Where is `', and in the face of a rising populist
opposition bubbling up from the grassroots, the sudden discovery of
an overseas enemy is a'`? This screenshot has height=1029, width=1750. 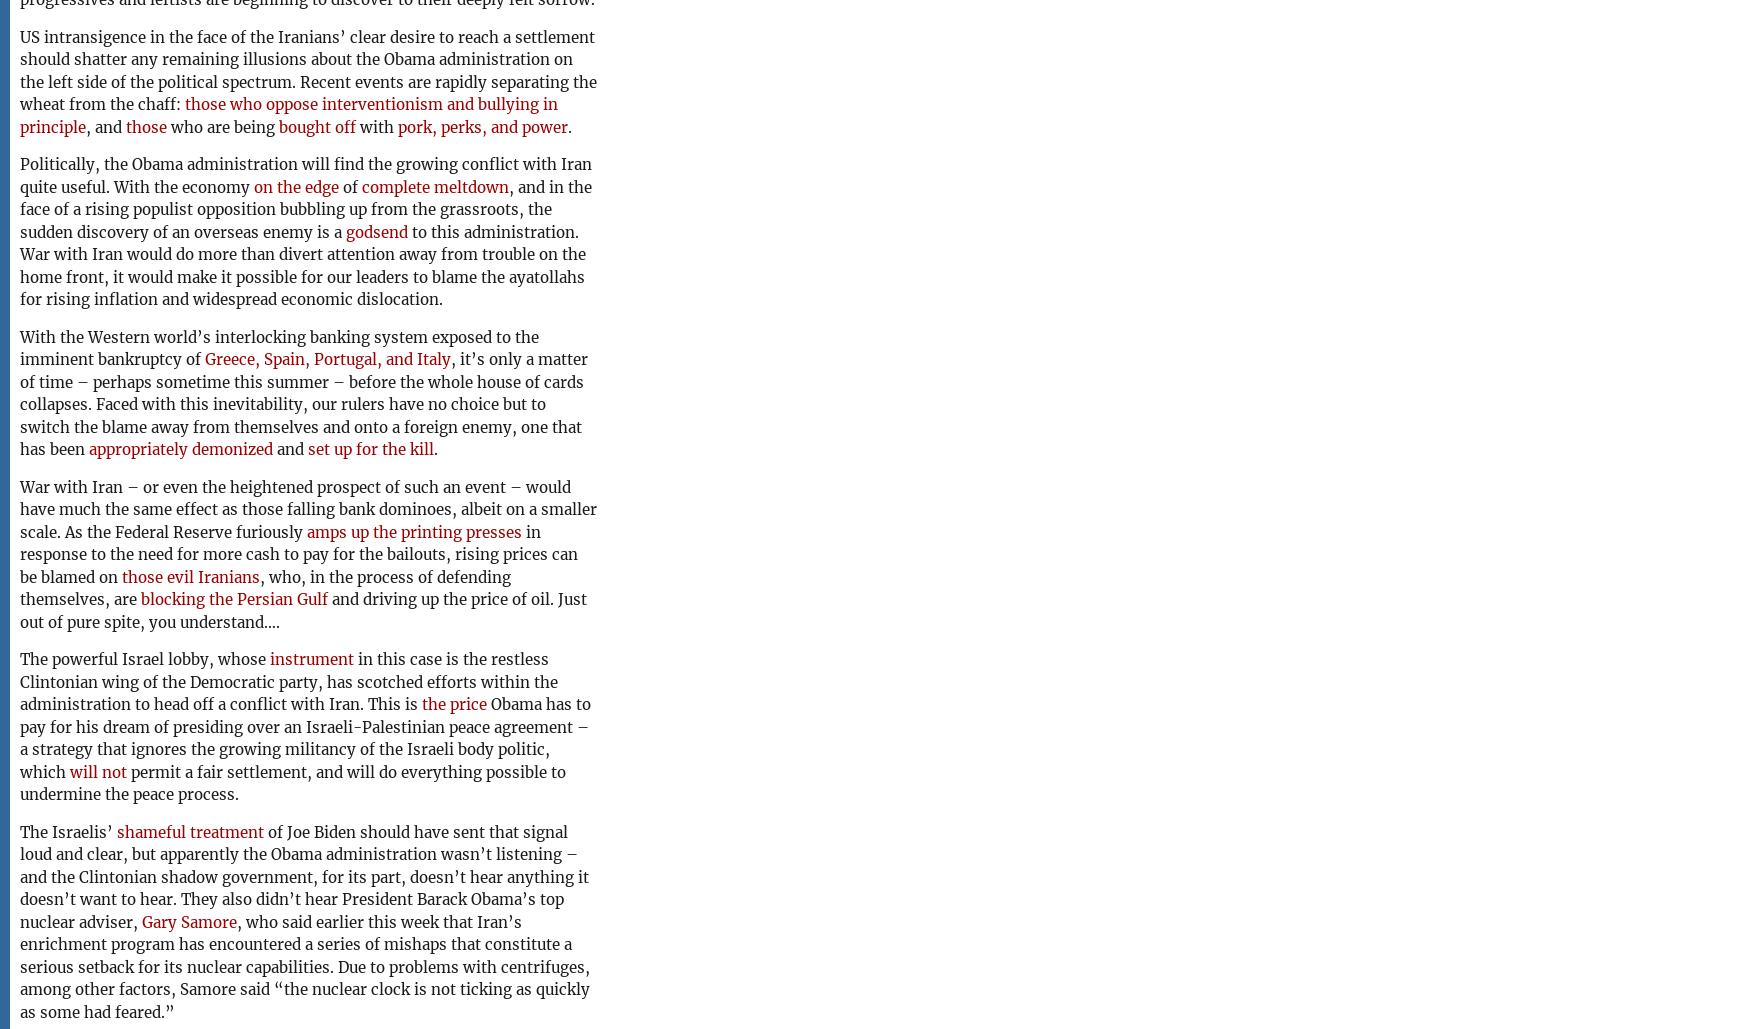
', and in the face of a rising populist
opposition bubbling up from the grassroots, the sudden discovery of
an overseas enemy is a' is located at coordinates (305, 208).